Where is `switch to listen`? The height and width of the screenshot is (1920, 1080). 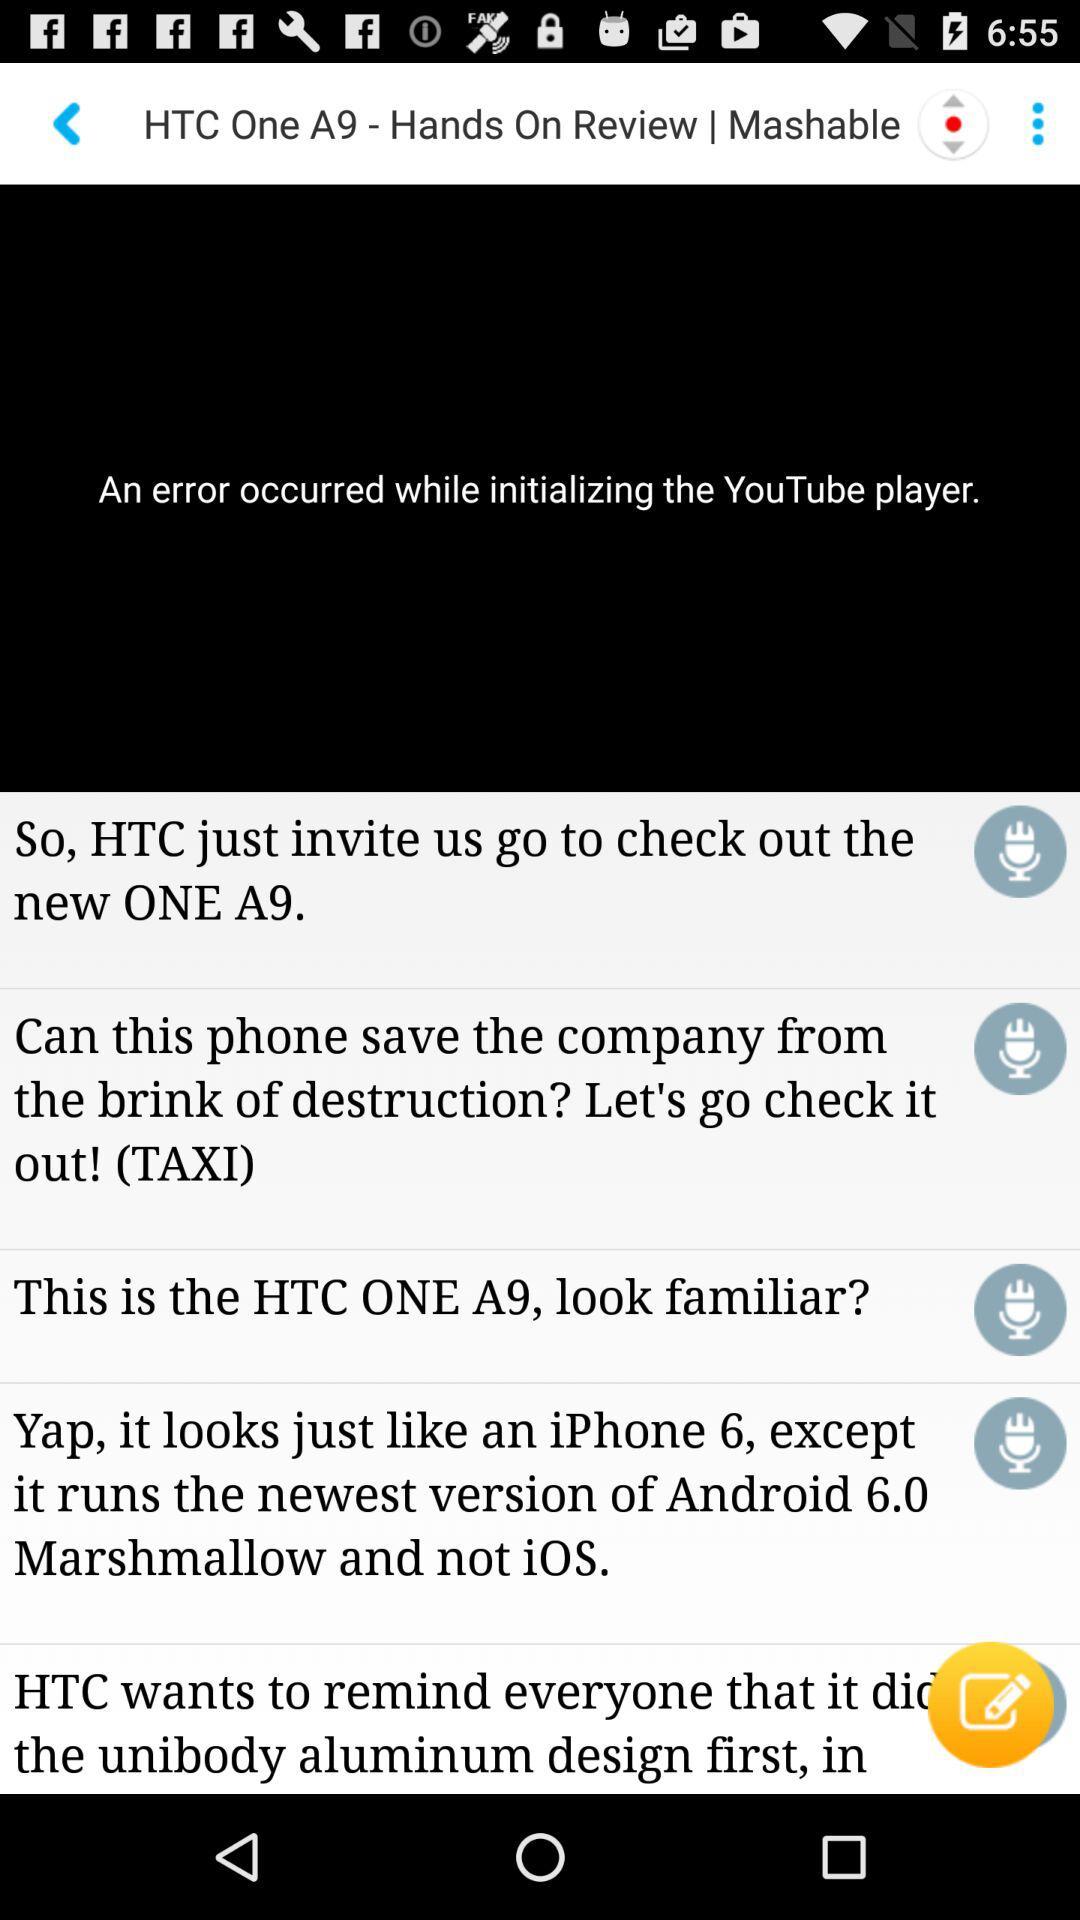
switch to listen is located at coordinates (1020, 1309).